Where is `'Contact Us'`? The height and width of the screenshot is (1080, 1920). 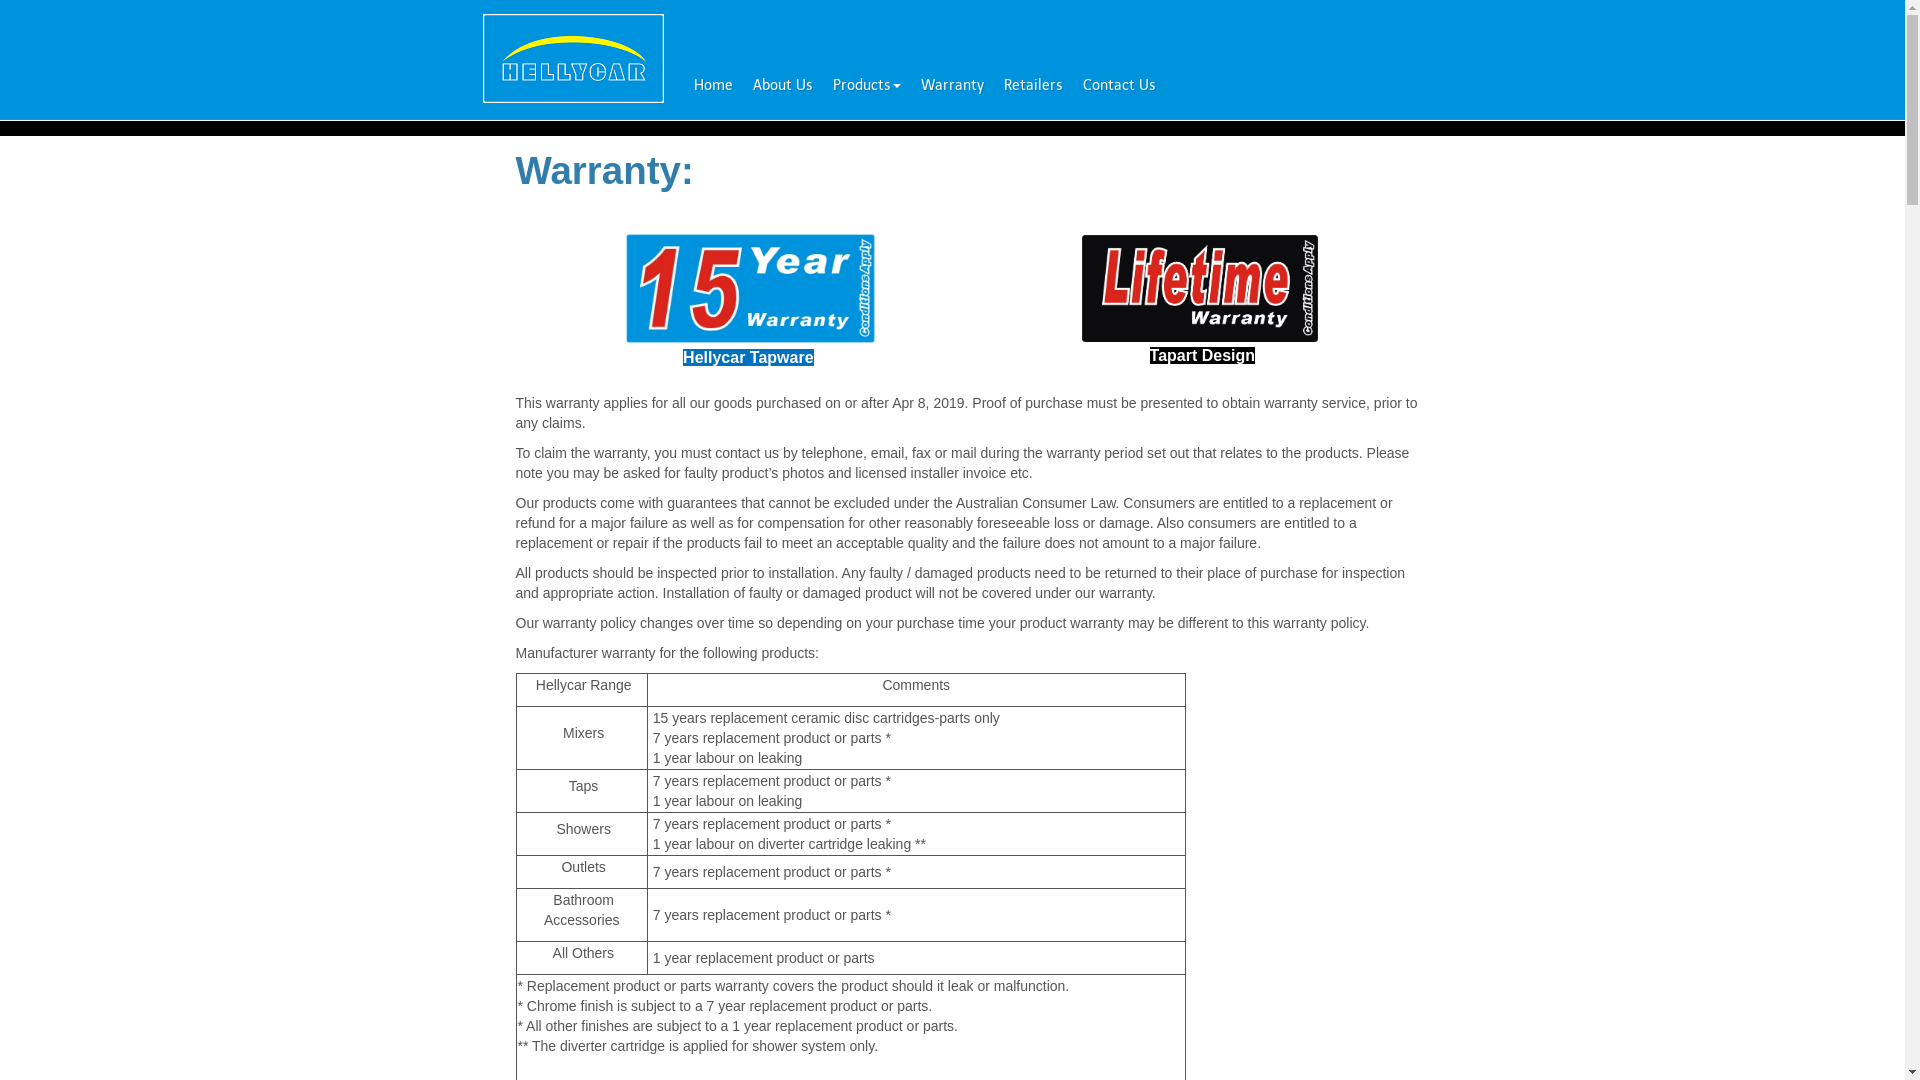
'Contact Us' is located at coordinates (1070, 83).